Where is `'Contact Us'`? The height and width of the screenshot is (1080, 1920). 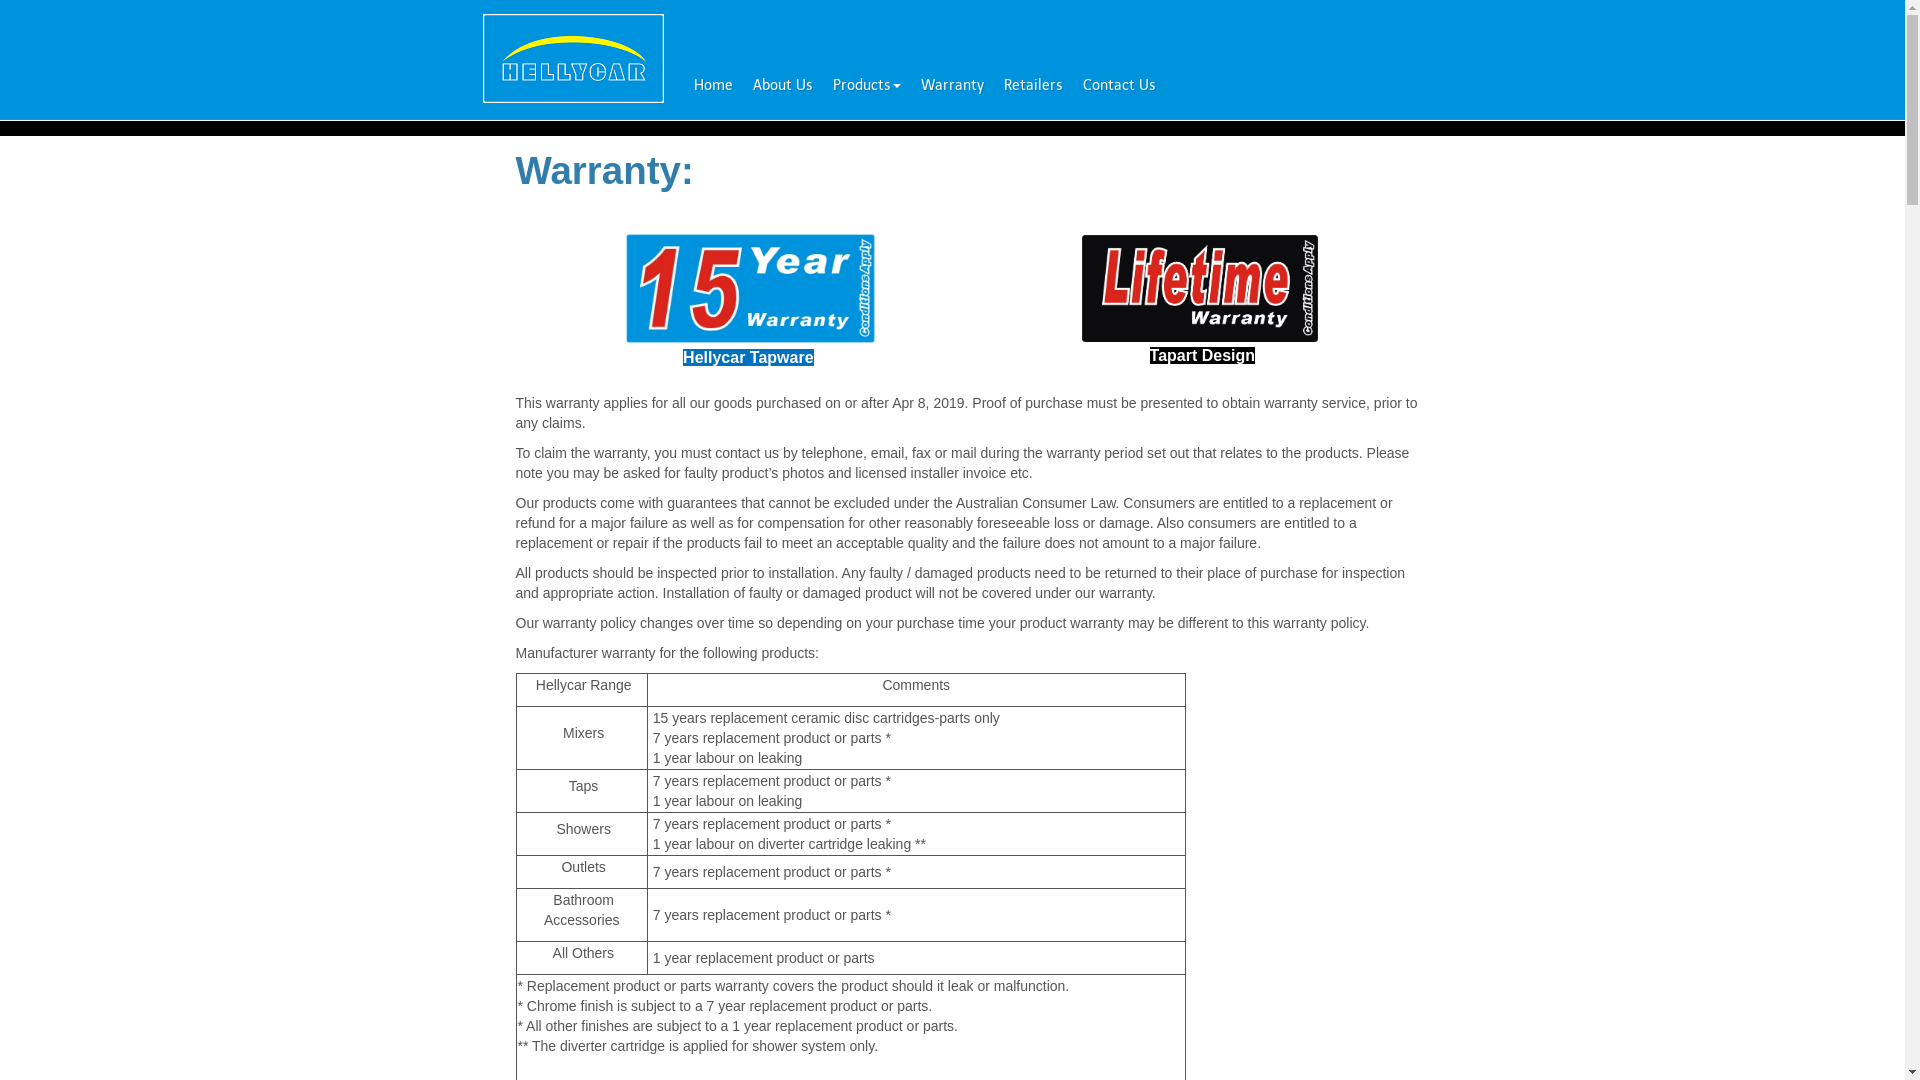
'Contact Us' is located at coordinates (1070, 83).